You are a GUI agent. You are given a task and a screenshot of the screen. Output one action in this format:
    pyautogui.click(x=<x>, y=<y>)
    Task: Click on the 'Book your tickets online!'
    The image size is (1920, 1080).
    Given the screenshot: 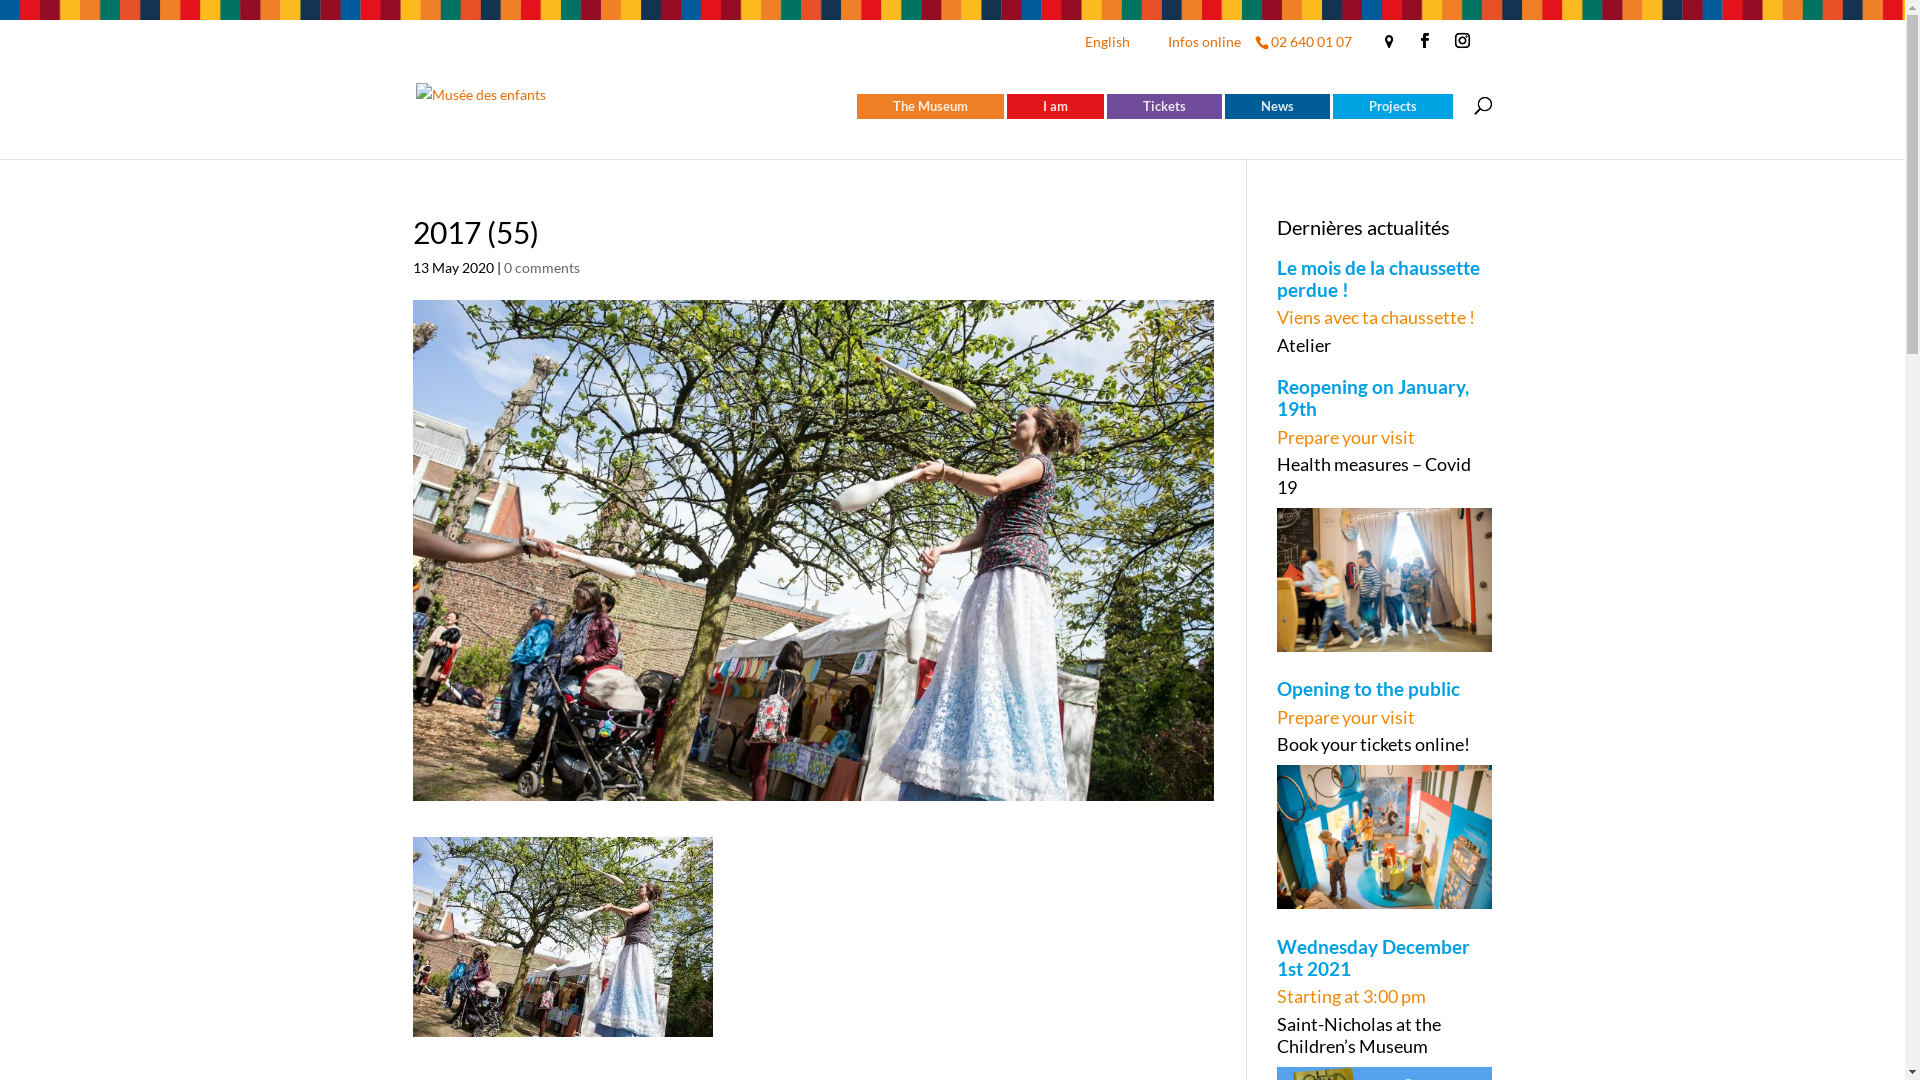 What is the action you would take?
    pyautogui.click(x=1384, y=744)
    